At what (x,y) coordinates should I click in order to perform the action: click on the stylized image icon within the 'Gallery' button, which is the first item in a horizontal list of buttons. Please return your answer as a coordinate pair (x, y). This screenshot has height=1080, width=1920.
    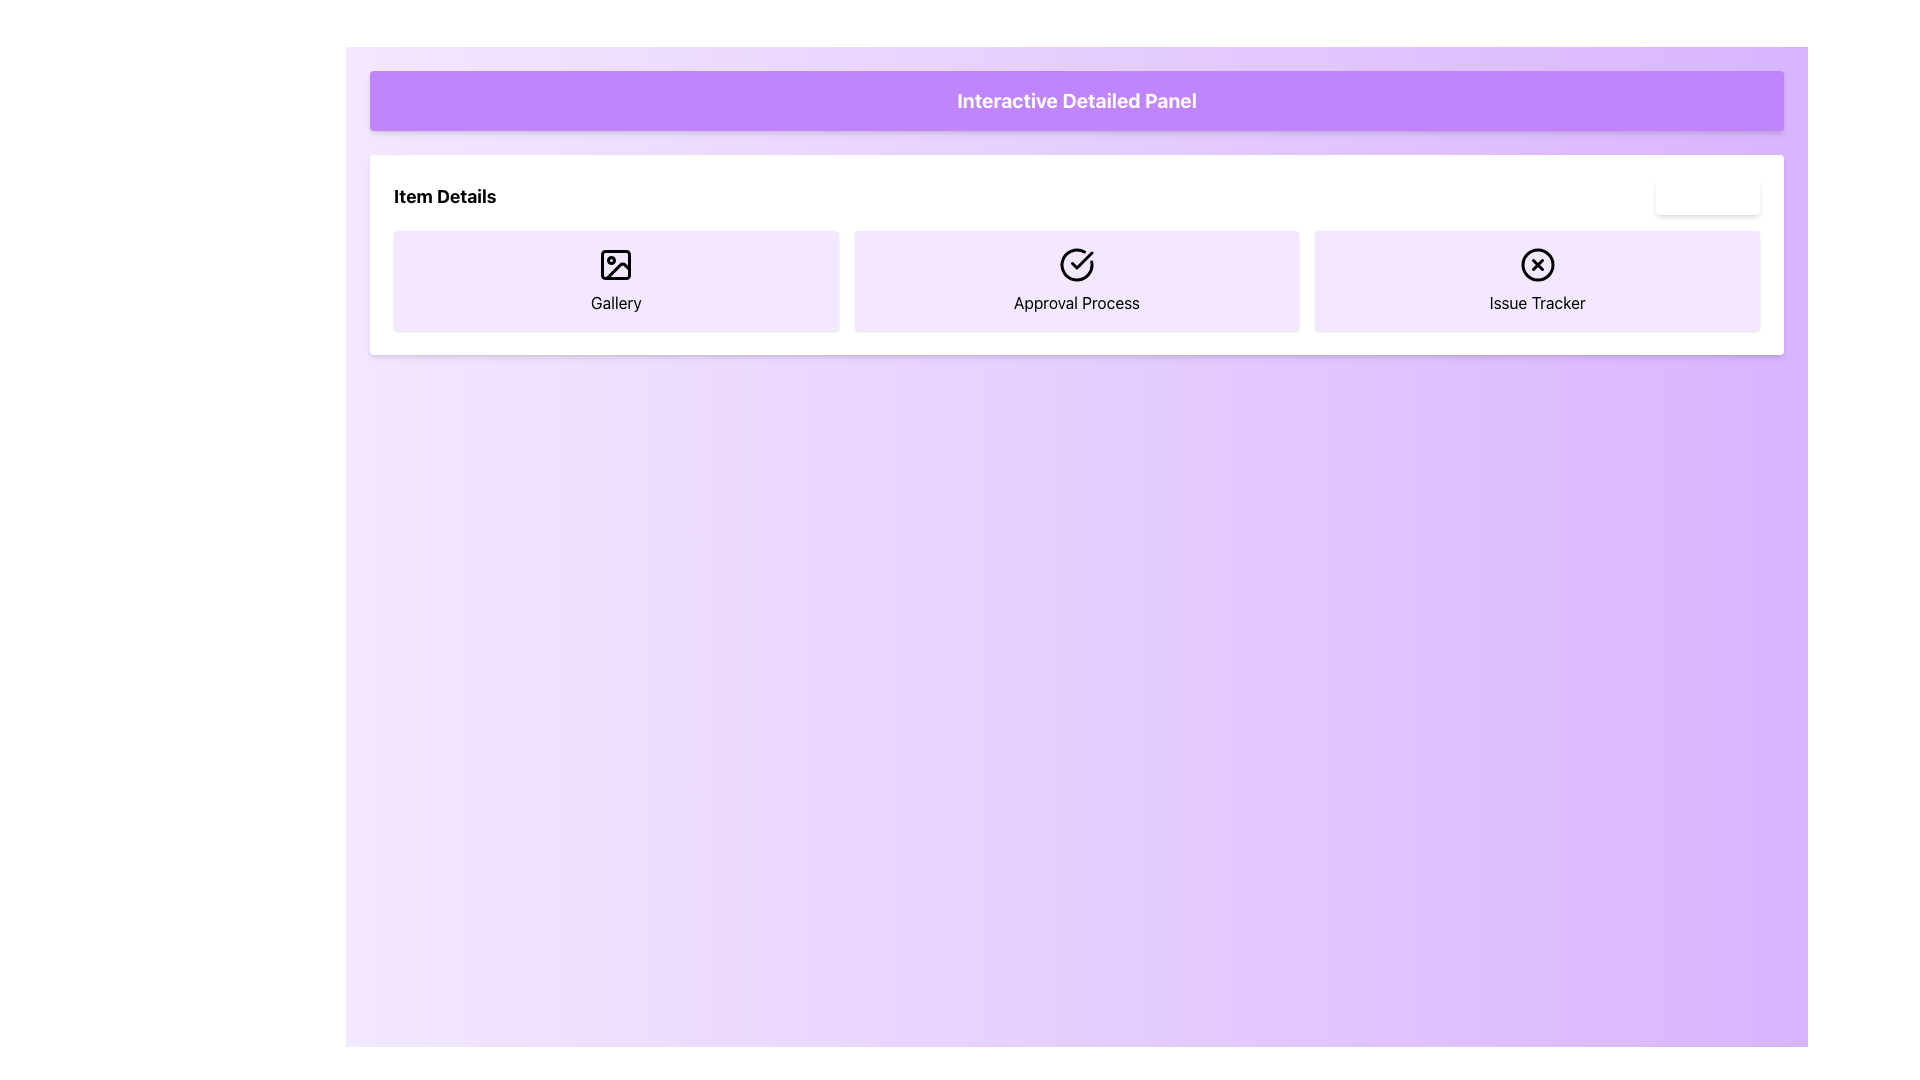
    Looking at the image, I should click on (617, 271).